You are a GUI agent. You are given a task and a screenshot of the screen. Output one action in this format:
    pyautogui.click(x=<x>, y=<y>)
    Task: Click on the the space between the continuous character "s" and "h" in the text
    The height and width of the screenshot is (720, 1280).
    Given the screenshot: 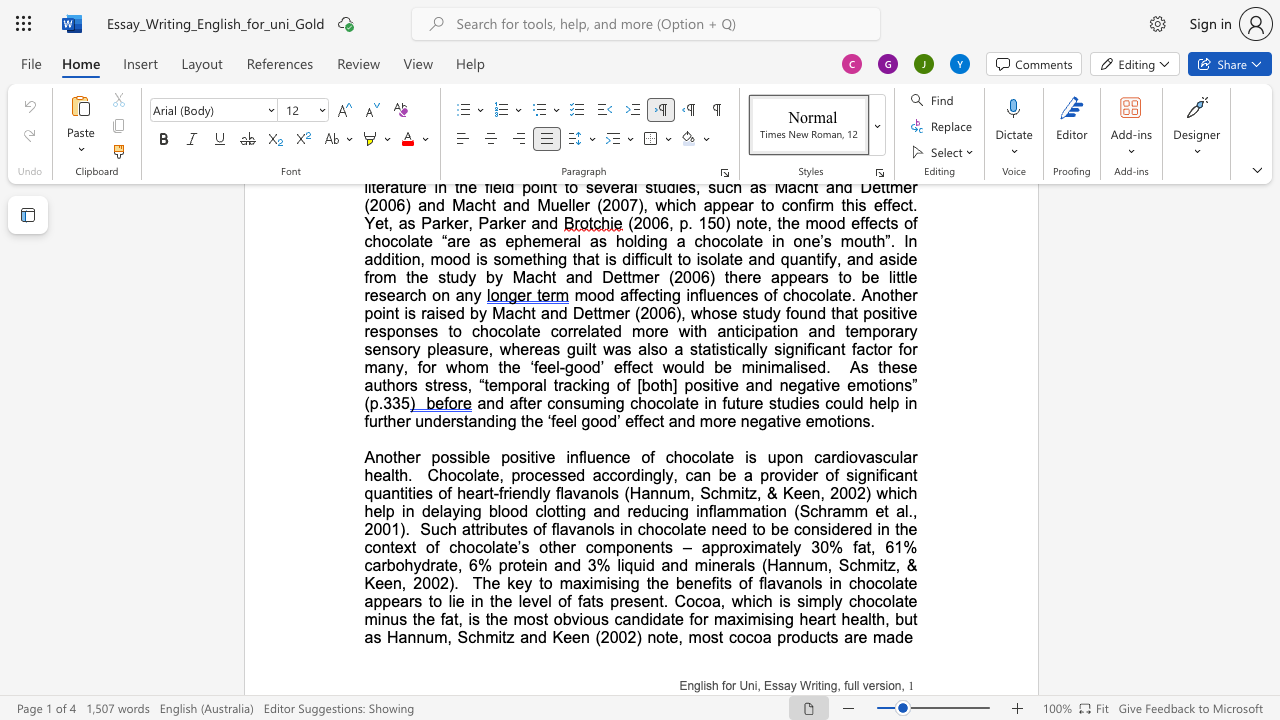 What is the action you would take?
    pyautogui.click(x=712, y=685)
    